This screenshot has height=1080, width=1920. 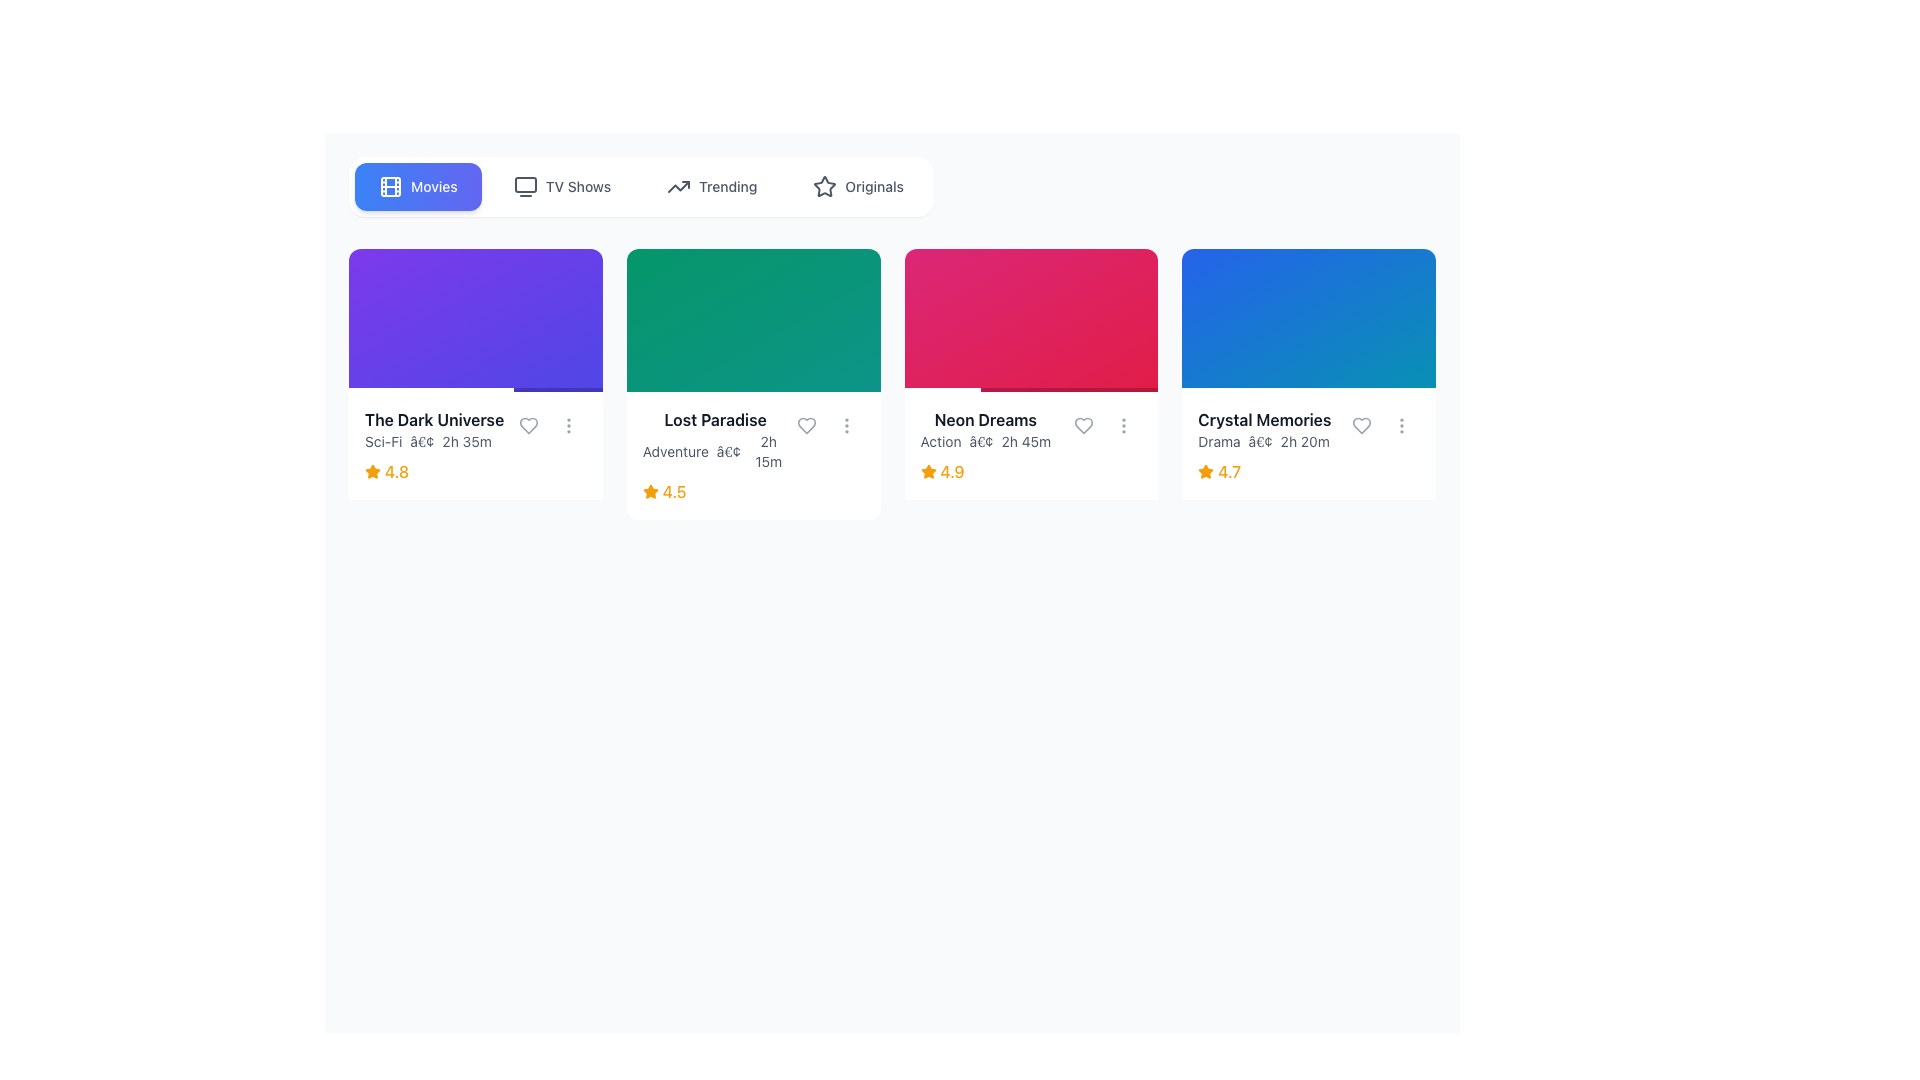 I want to click on the star icon in the navigation menu bar, so click(x=825, y=186).